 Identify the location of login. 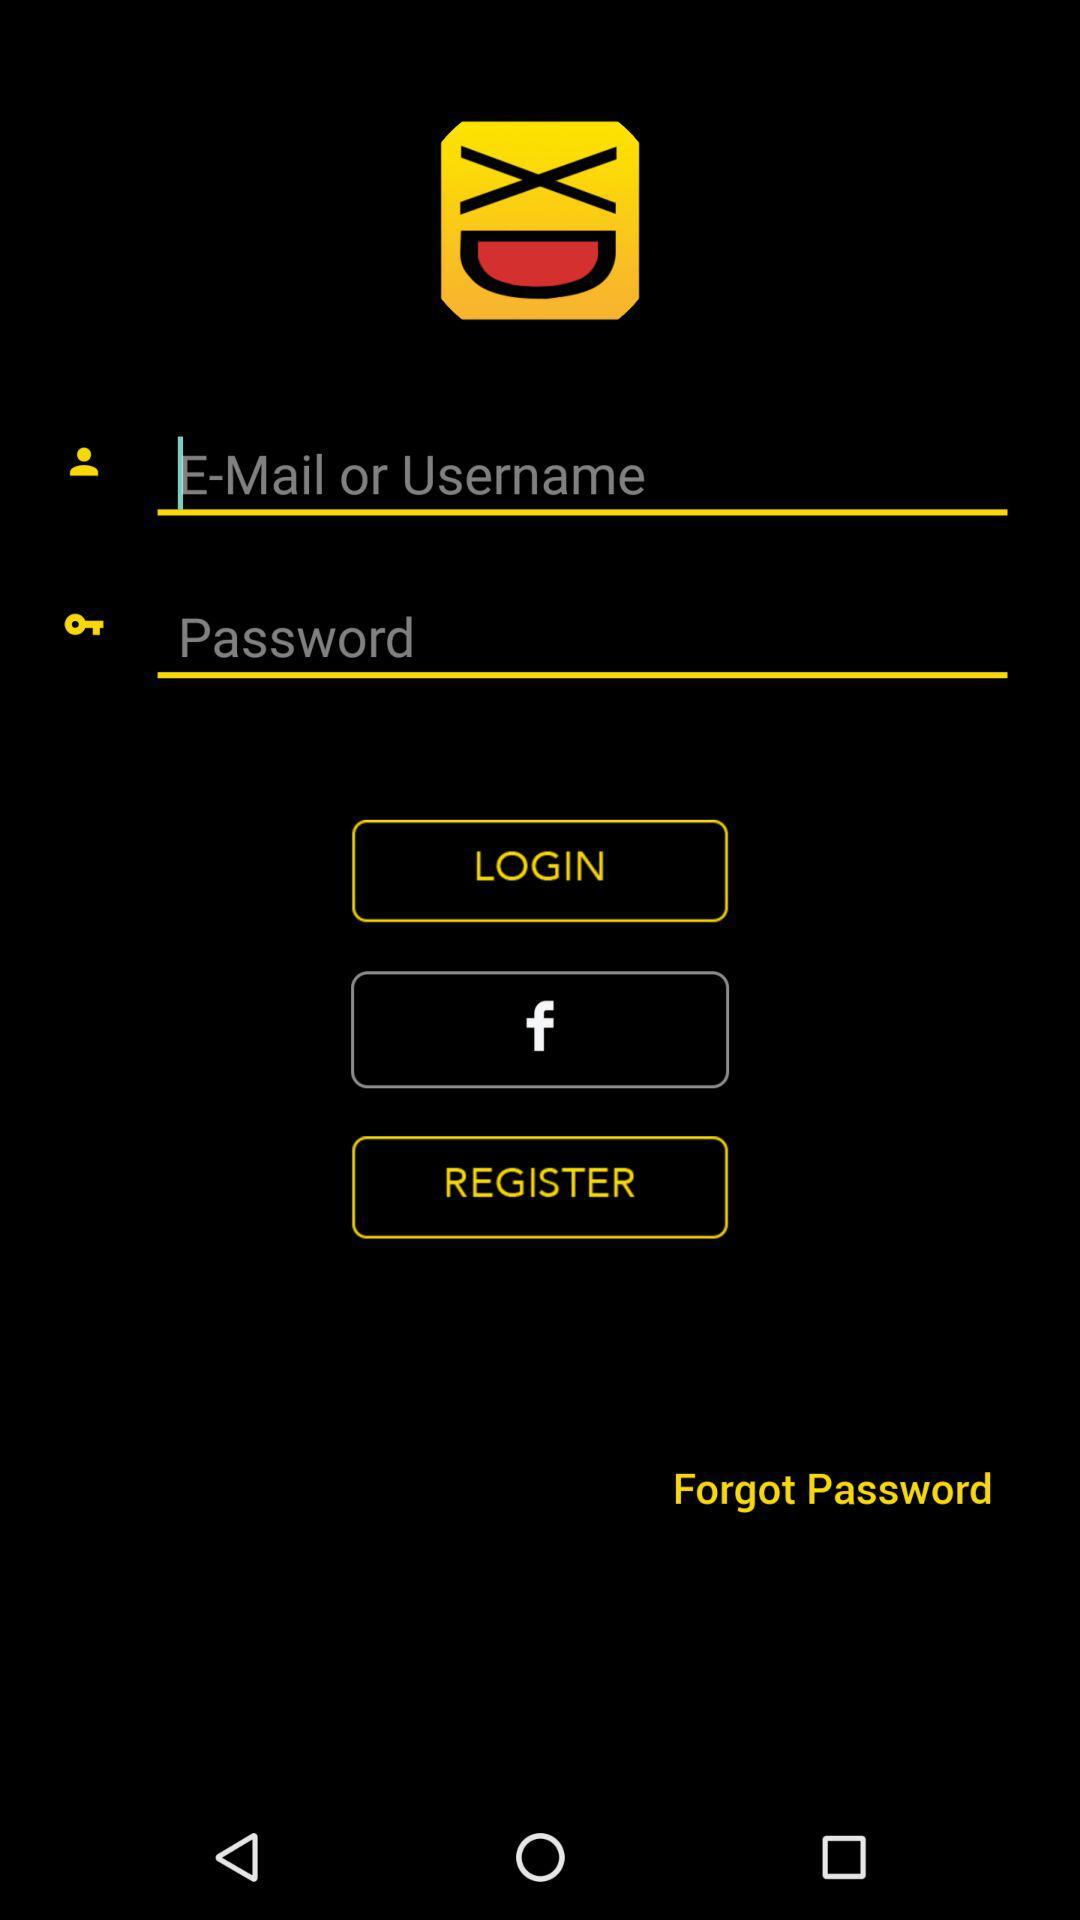
(540, 871).